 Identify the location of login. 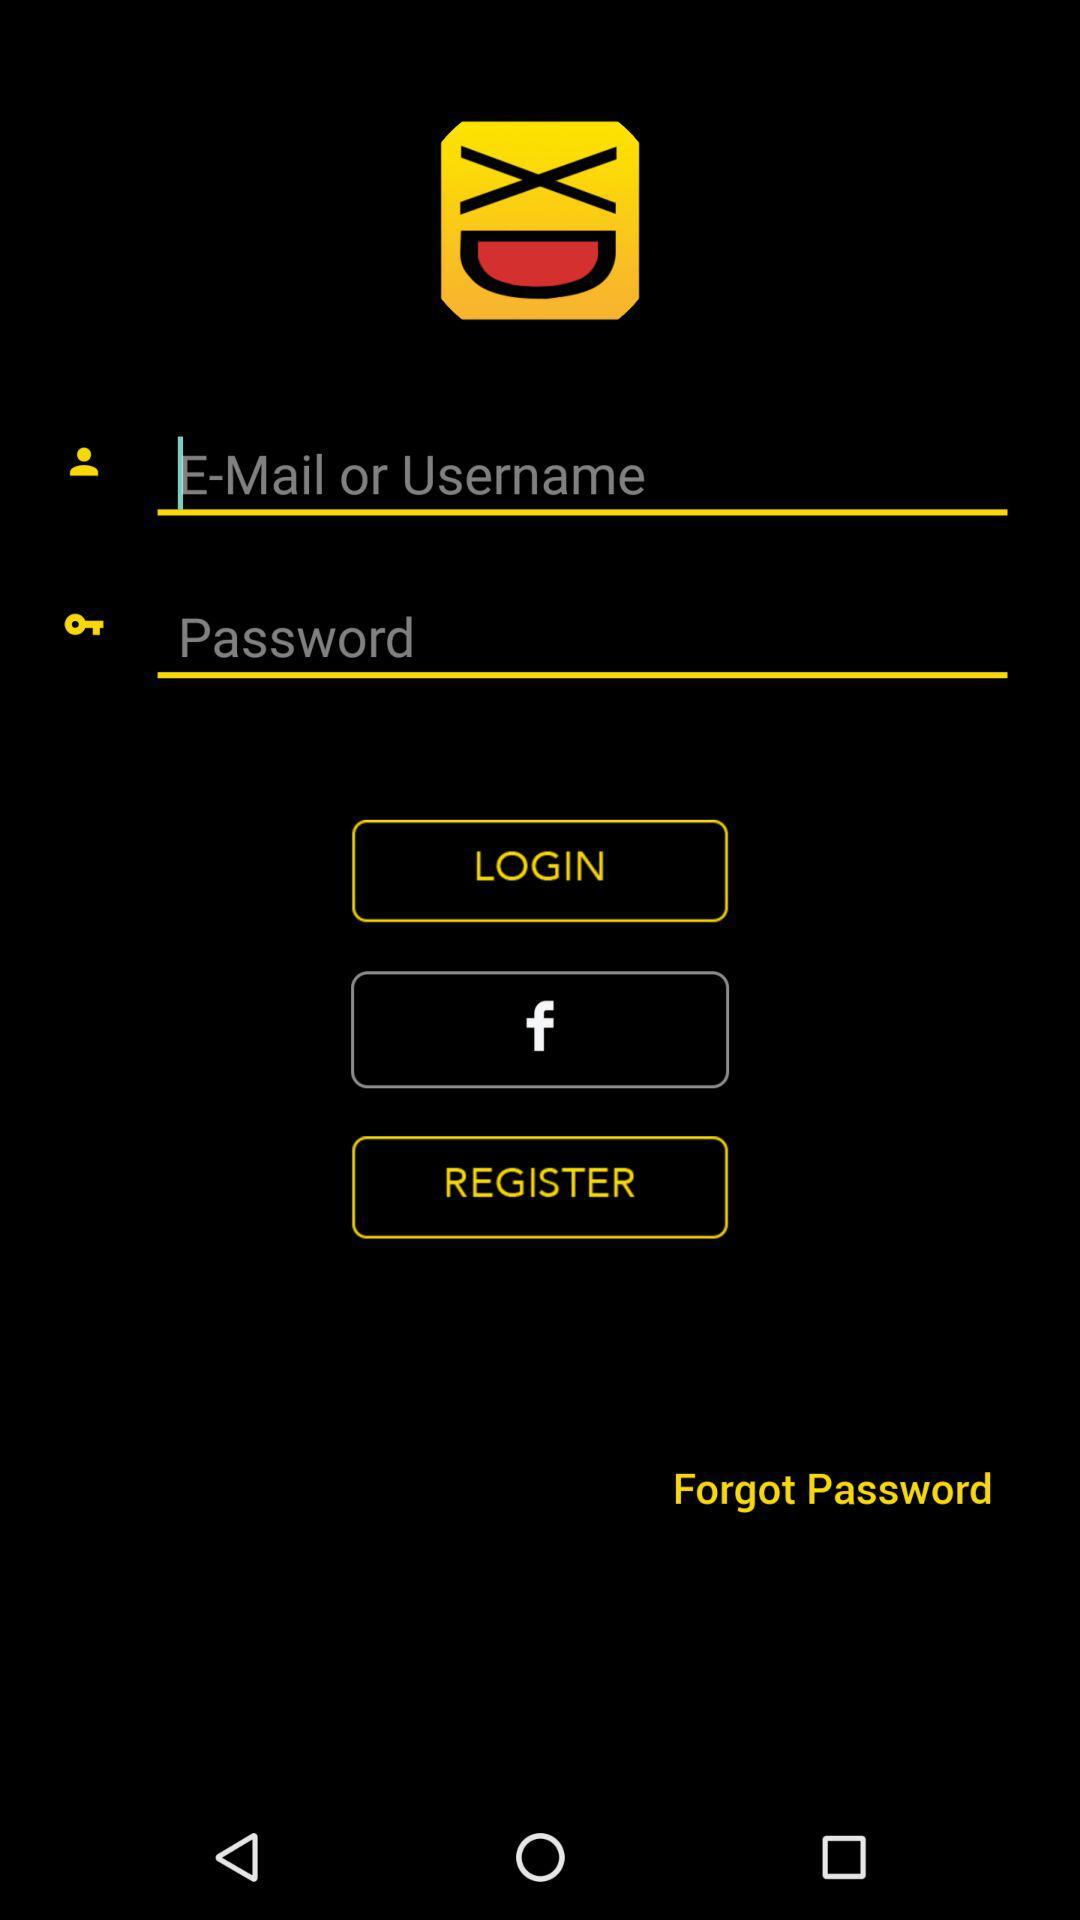
(540, 871).